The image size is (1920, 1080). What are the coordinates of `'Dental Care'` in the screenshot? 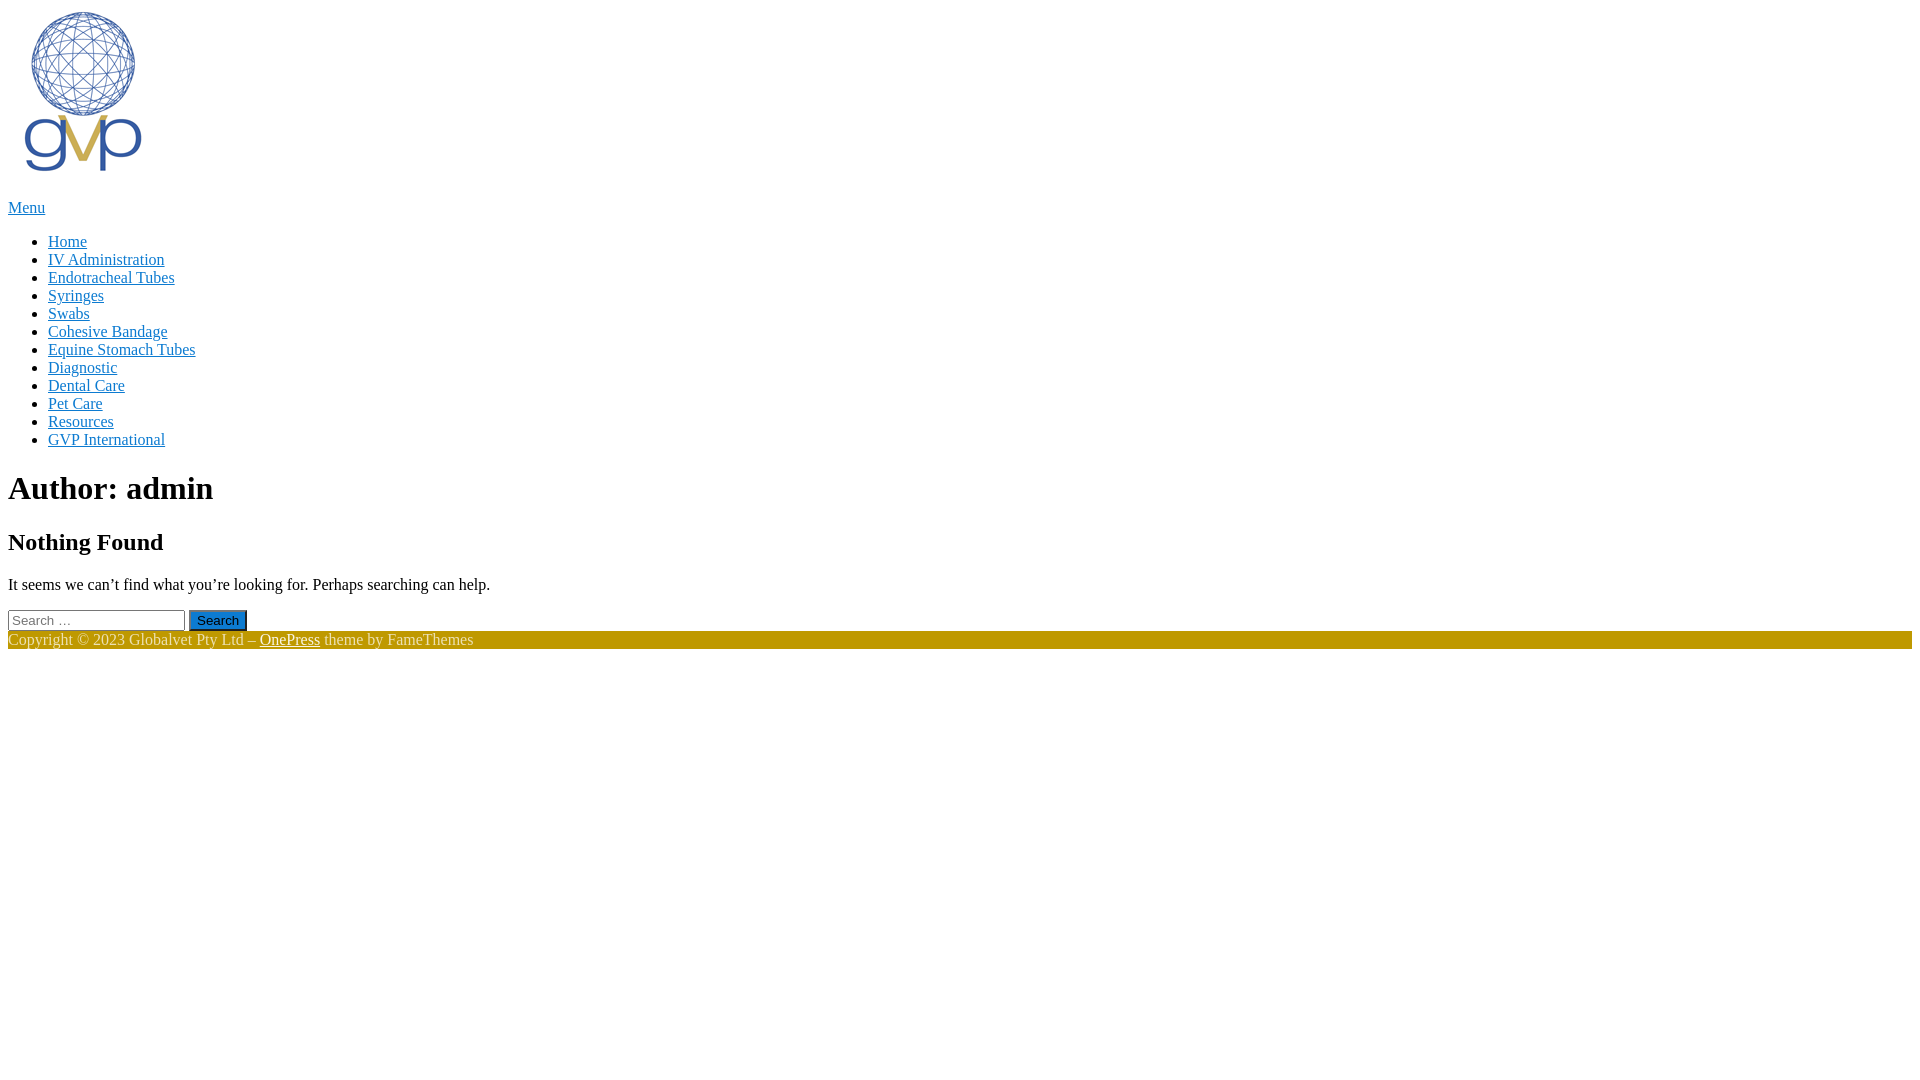 It's located at (85, 385).